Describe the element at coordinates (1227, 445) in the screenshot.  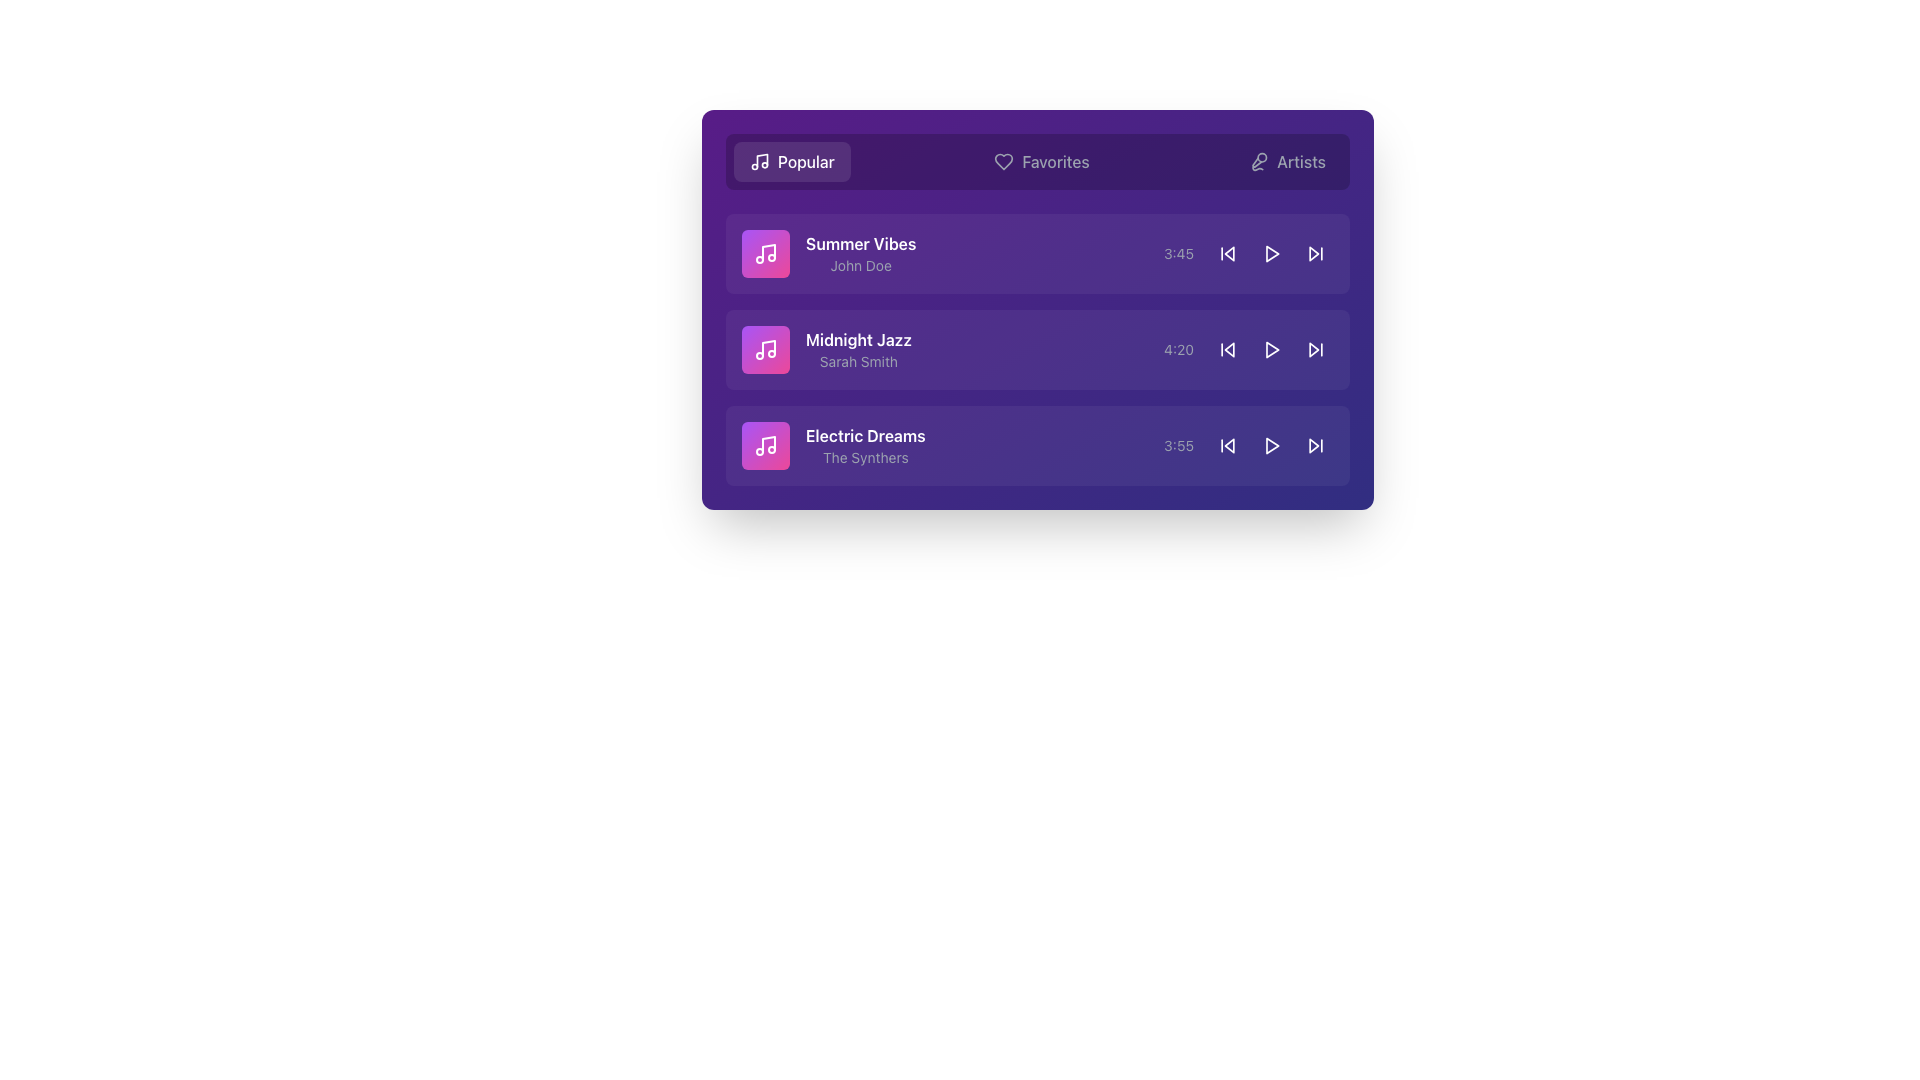
I see `the backward navigation button located on the far-right side of the playback controls` at that location.